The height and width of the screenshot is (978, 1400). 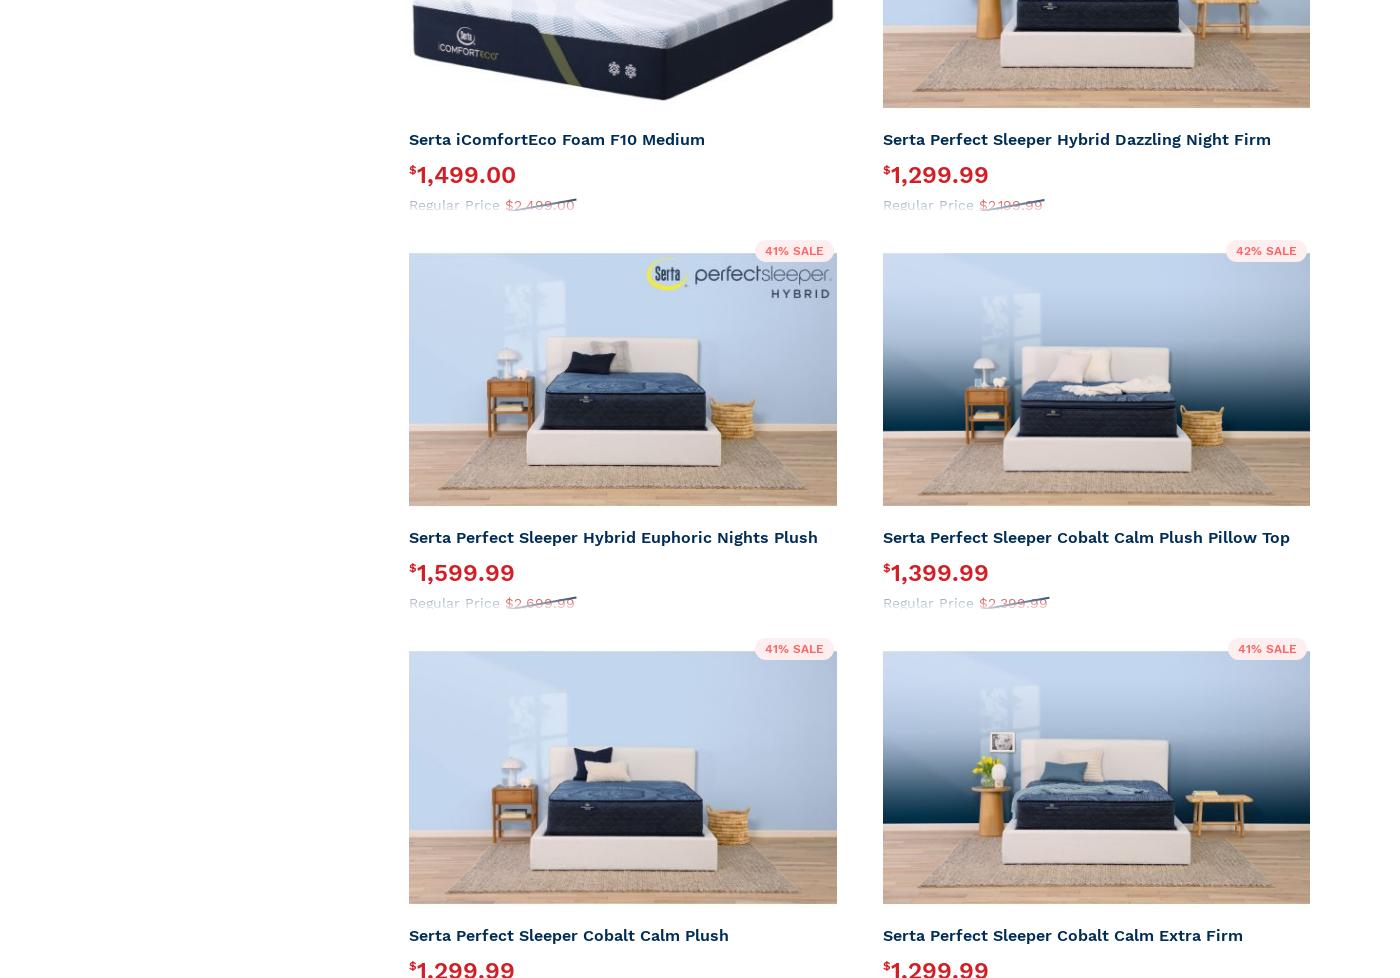 I want to click on '2,199.99', so click(x=1014, y=204).